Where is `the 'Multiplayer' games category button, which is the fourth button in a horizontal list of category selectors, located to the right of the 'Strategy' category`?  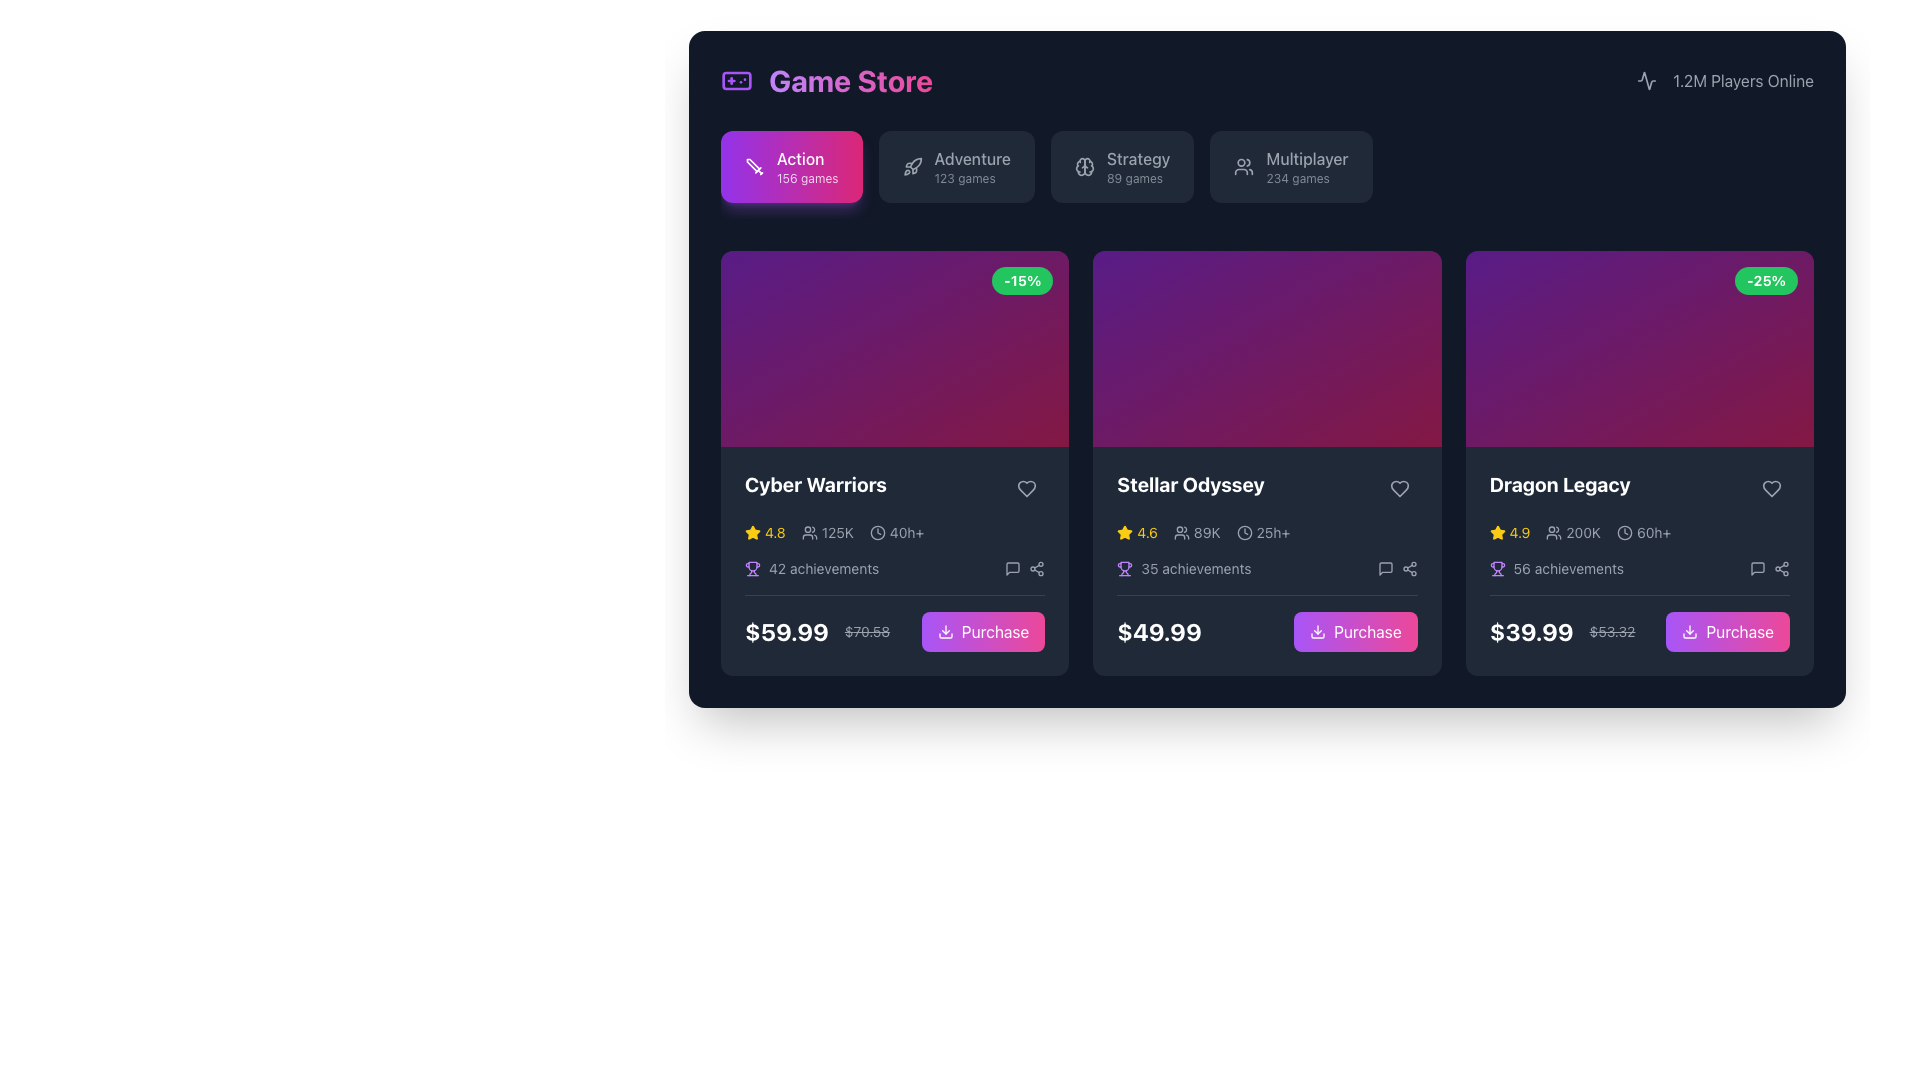 the 'Multiplayer' games category button, which is the fourth button in a horizontal list of category selectors, located to the right of the 'Strategy' category is located at coordinates (1291, 165).